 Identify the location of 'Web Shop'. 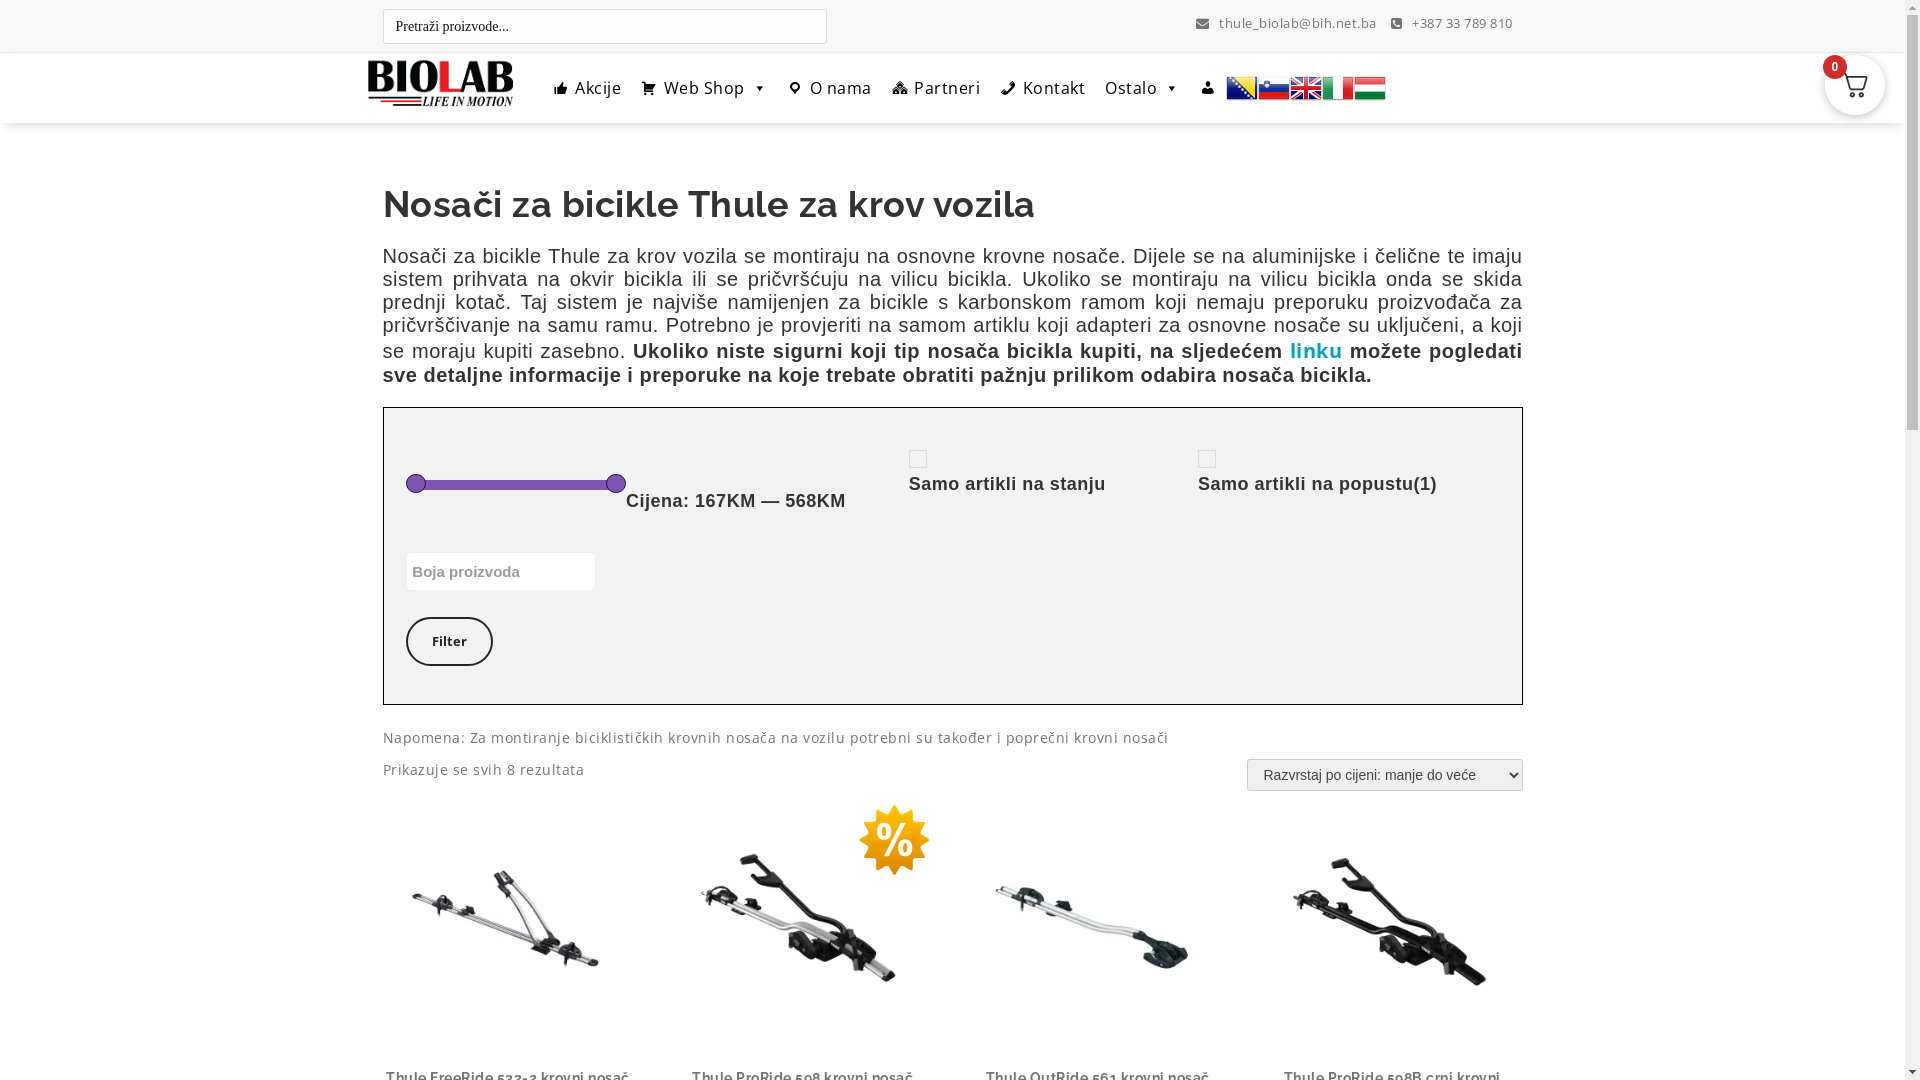
(704, 87).